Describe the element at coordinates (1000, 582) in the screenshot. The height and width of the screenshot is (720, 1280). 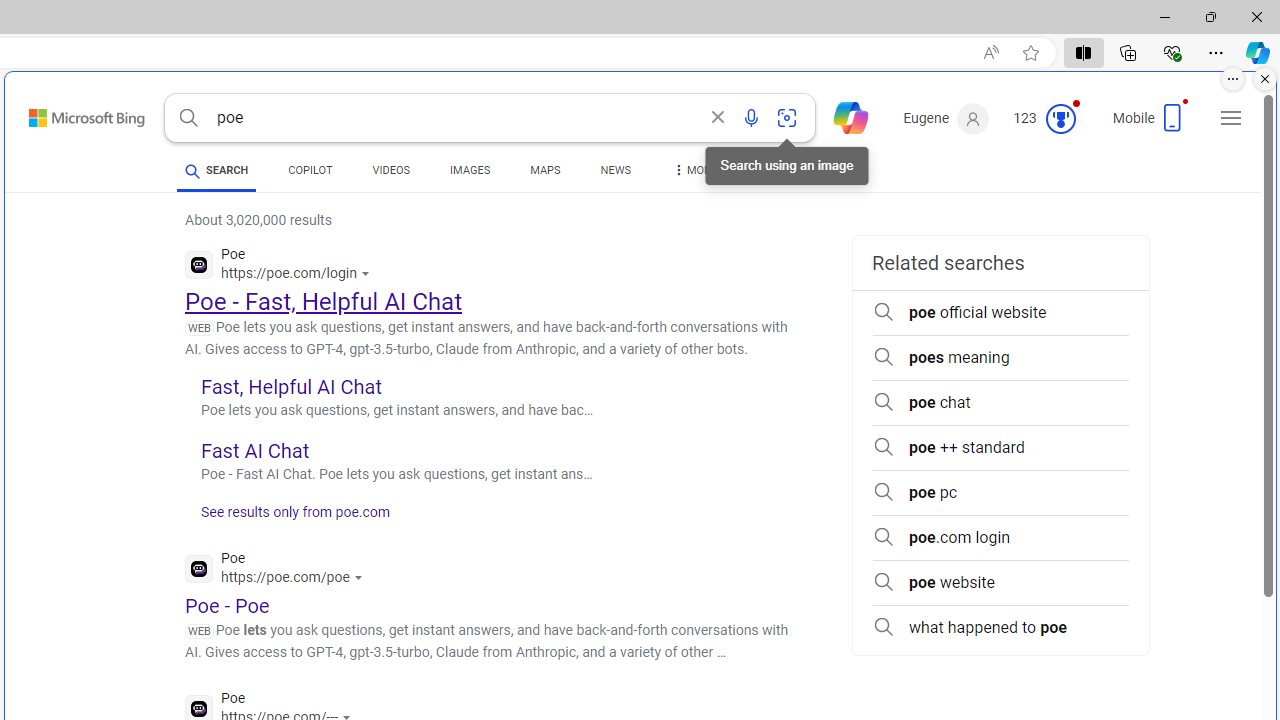
I see `'poe website'` at that location.